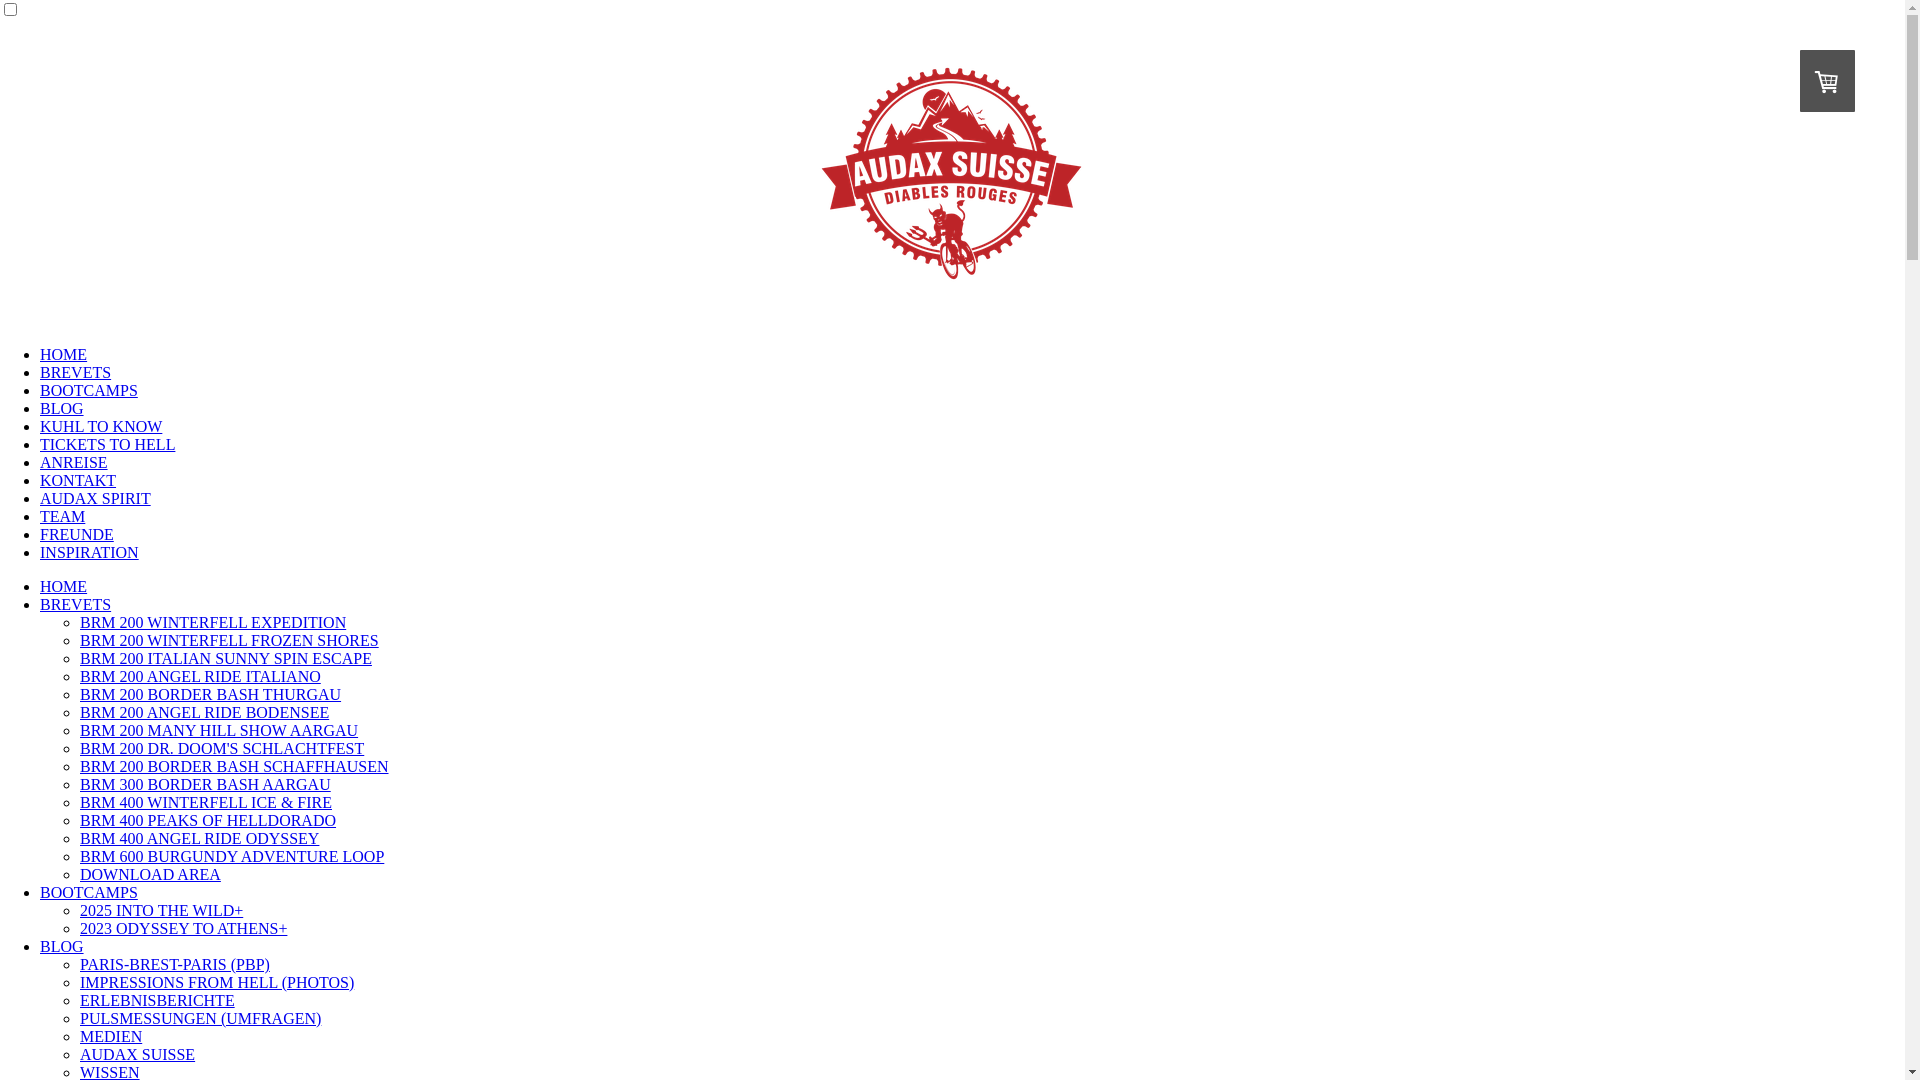 The image size is (1920, 1080). What do you see at coordinates (80, 981) in the screenshot?
I see `'IMPRESSIONS FROM HELL (PHOTOS)'` at bounding box center [80, 981].